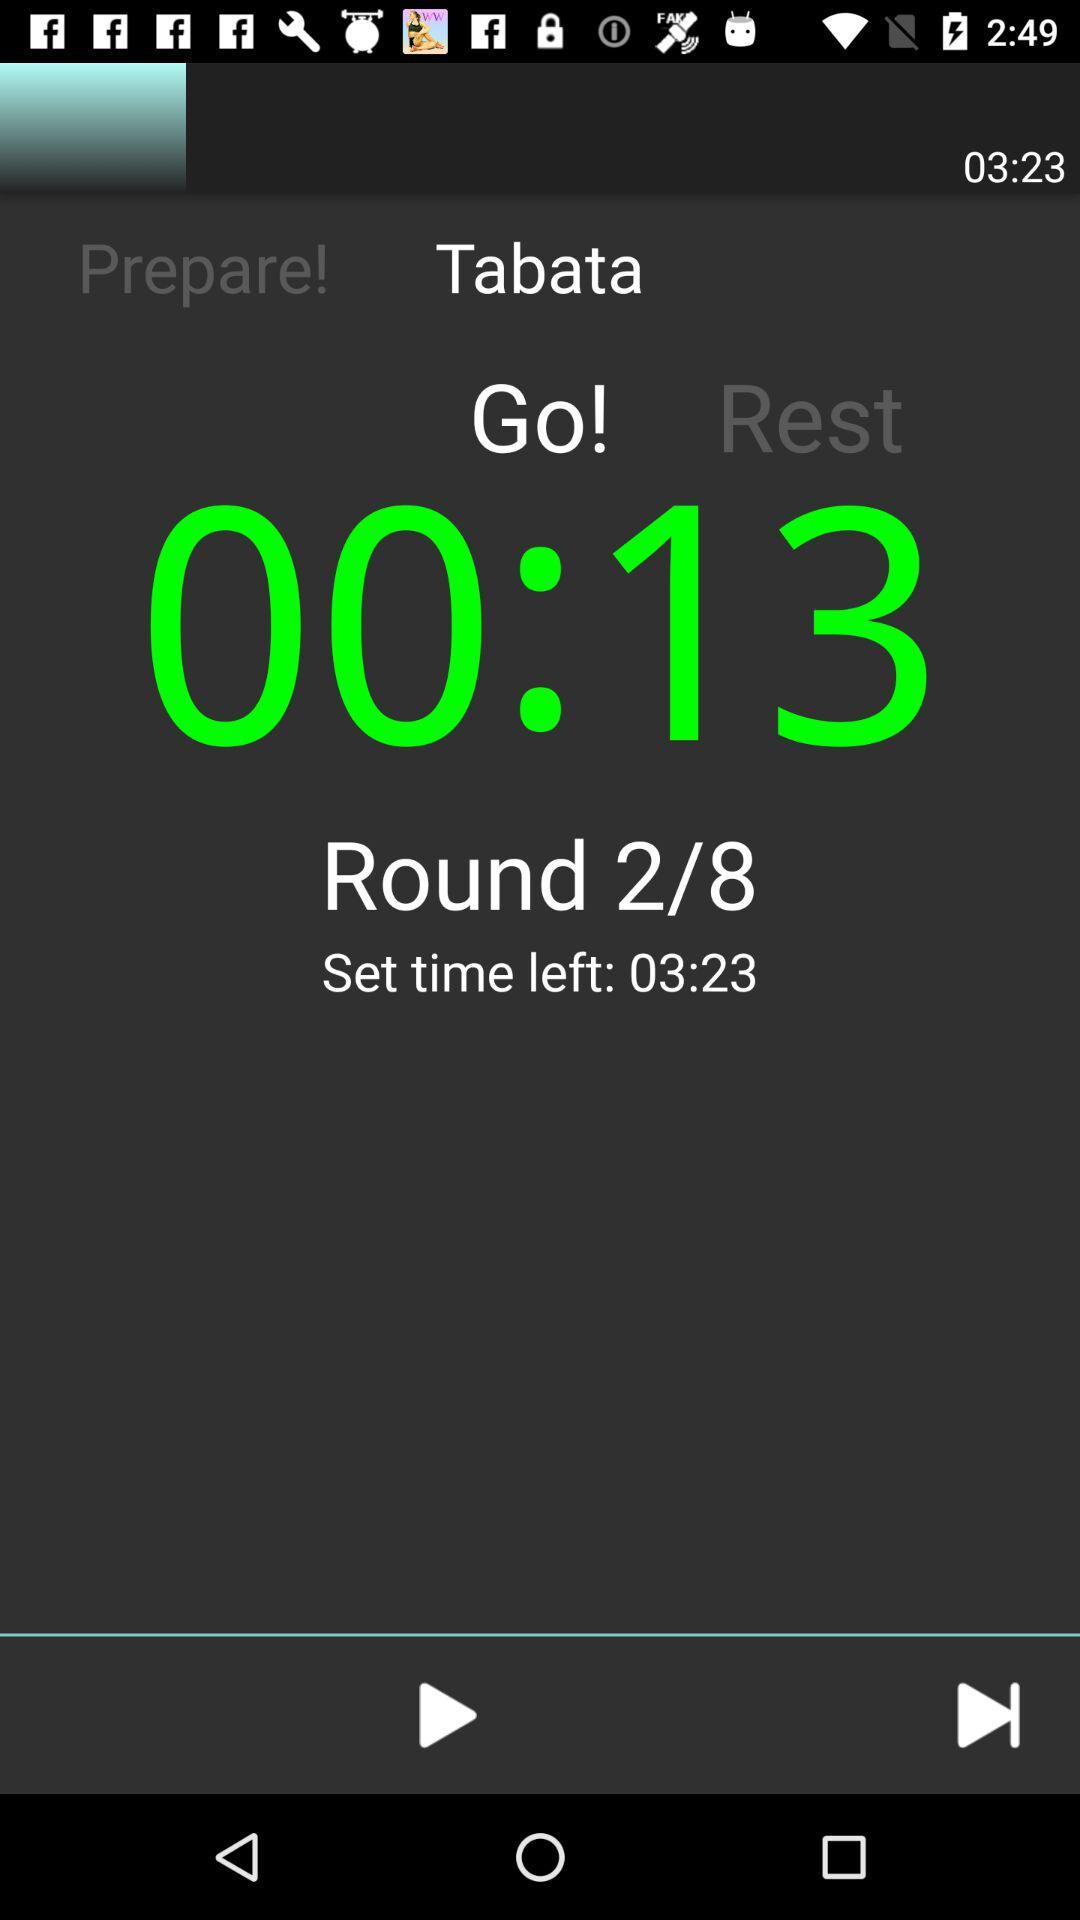 This screenshot has width=1080, height=1920. What do you see at coordinates (447, 1714) in the screenshot?
I see `start workout` at bounding box center [447, 1714].